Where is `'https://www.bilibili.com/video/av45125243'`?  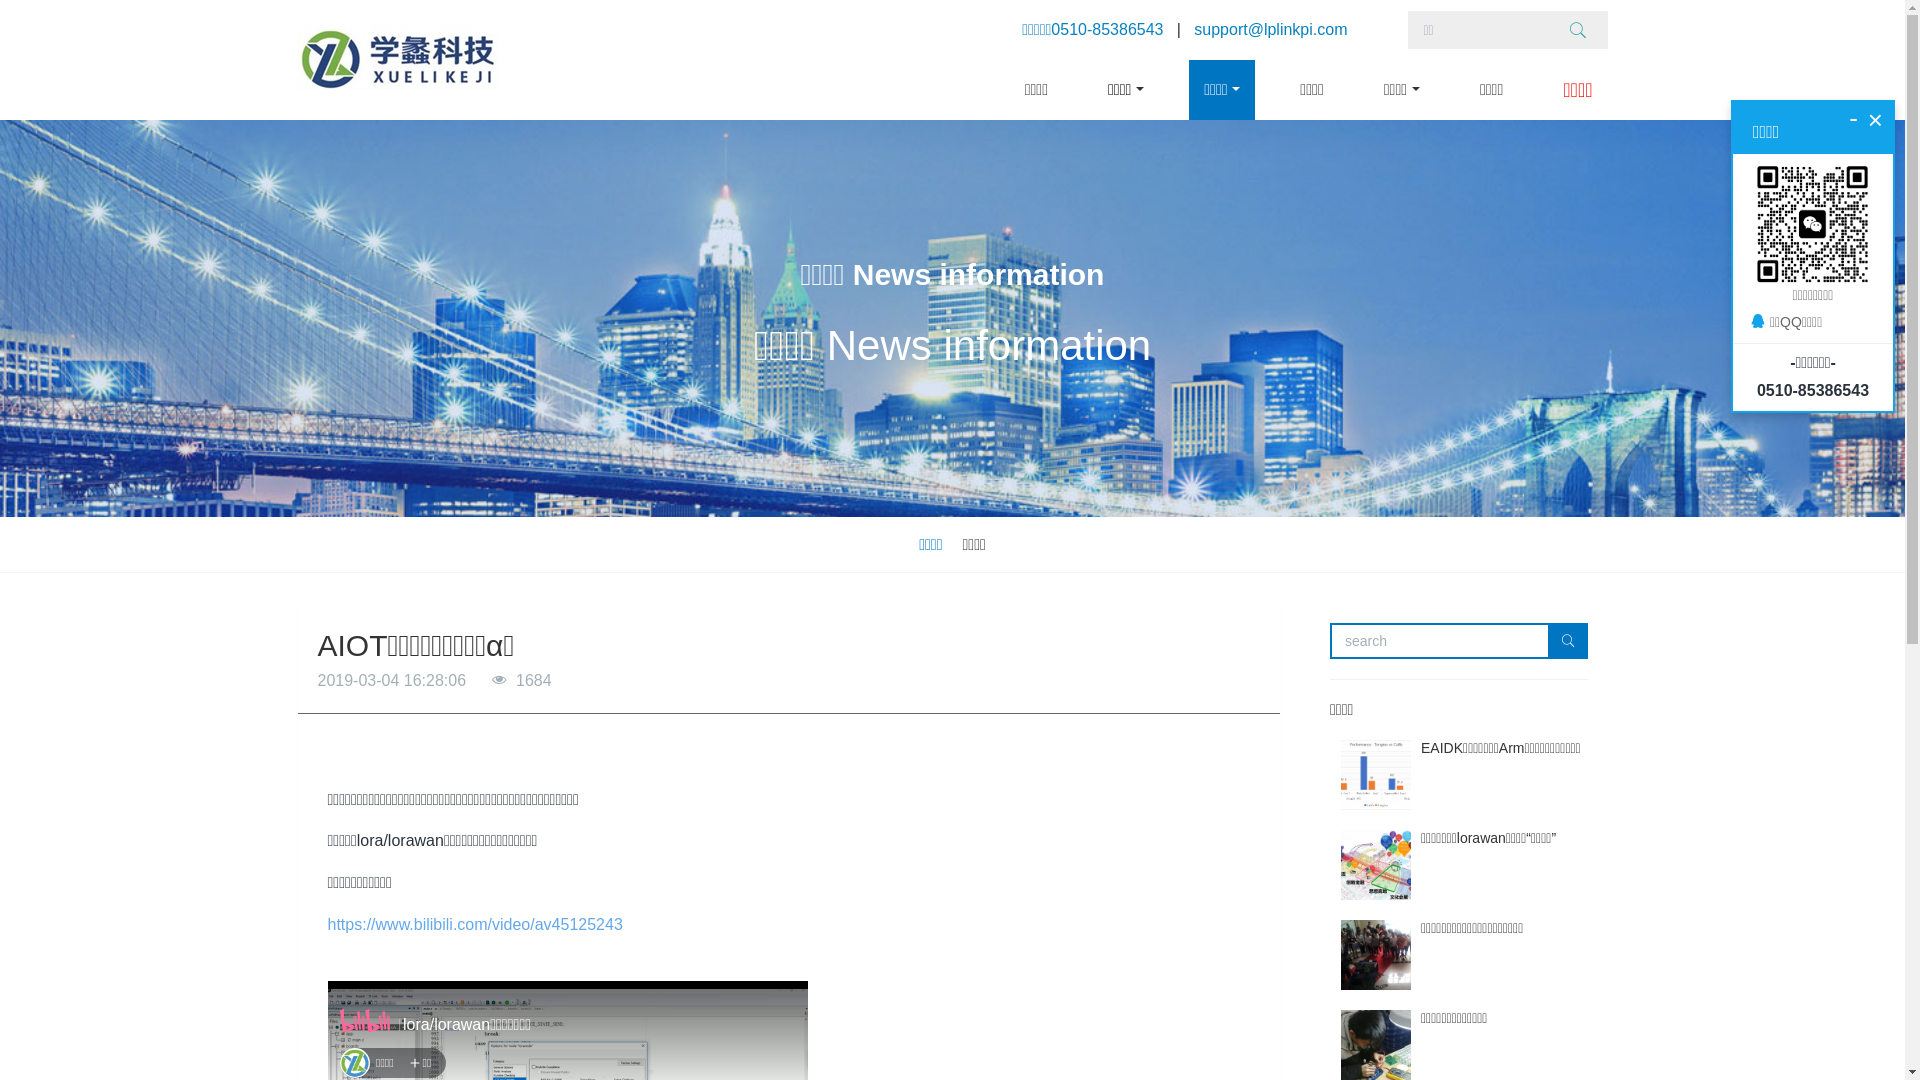
'https://www.bilibili.com/video/av45125243' is located at coordinates (474, 924).